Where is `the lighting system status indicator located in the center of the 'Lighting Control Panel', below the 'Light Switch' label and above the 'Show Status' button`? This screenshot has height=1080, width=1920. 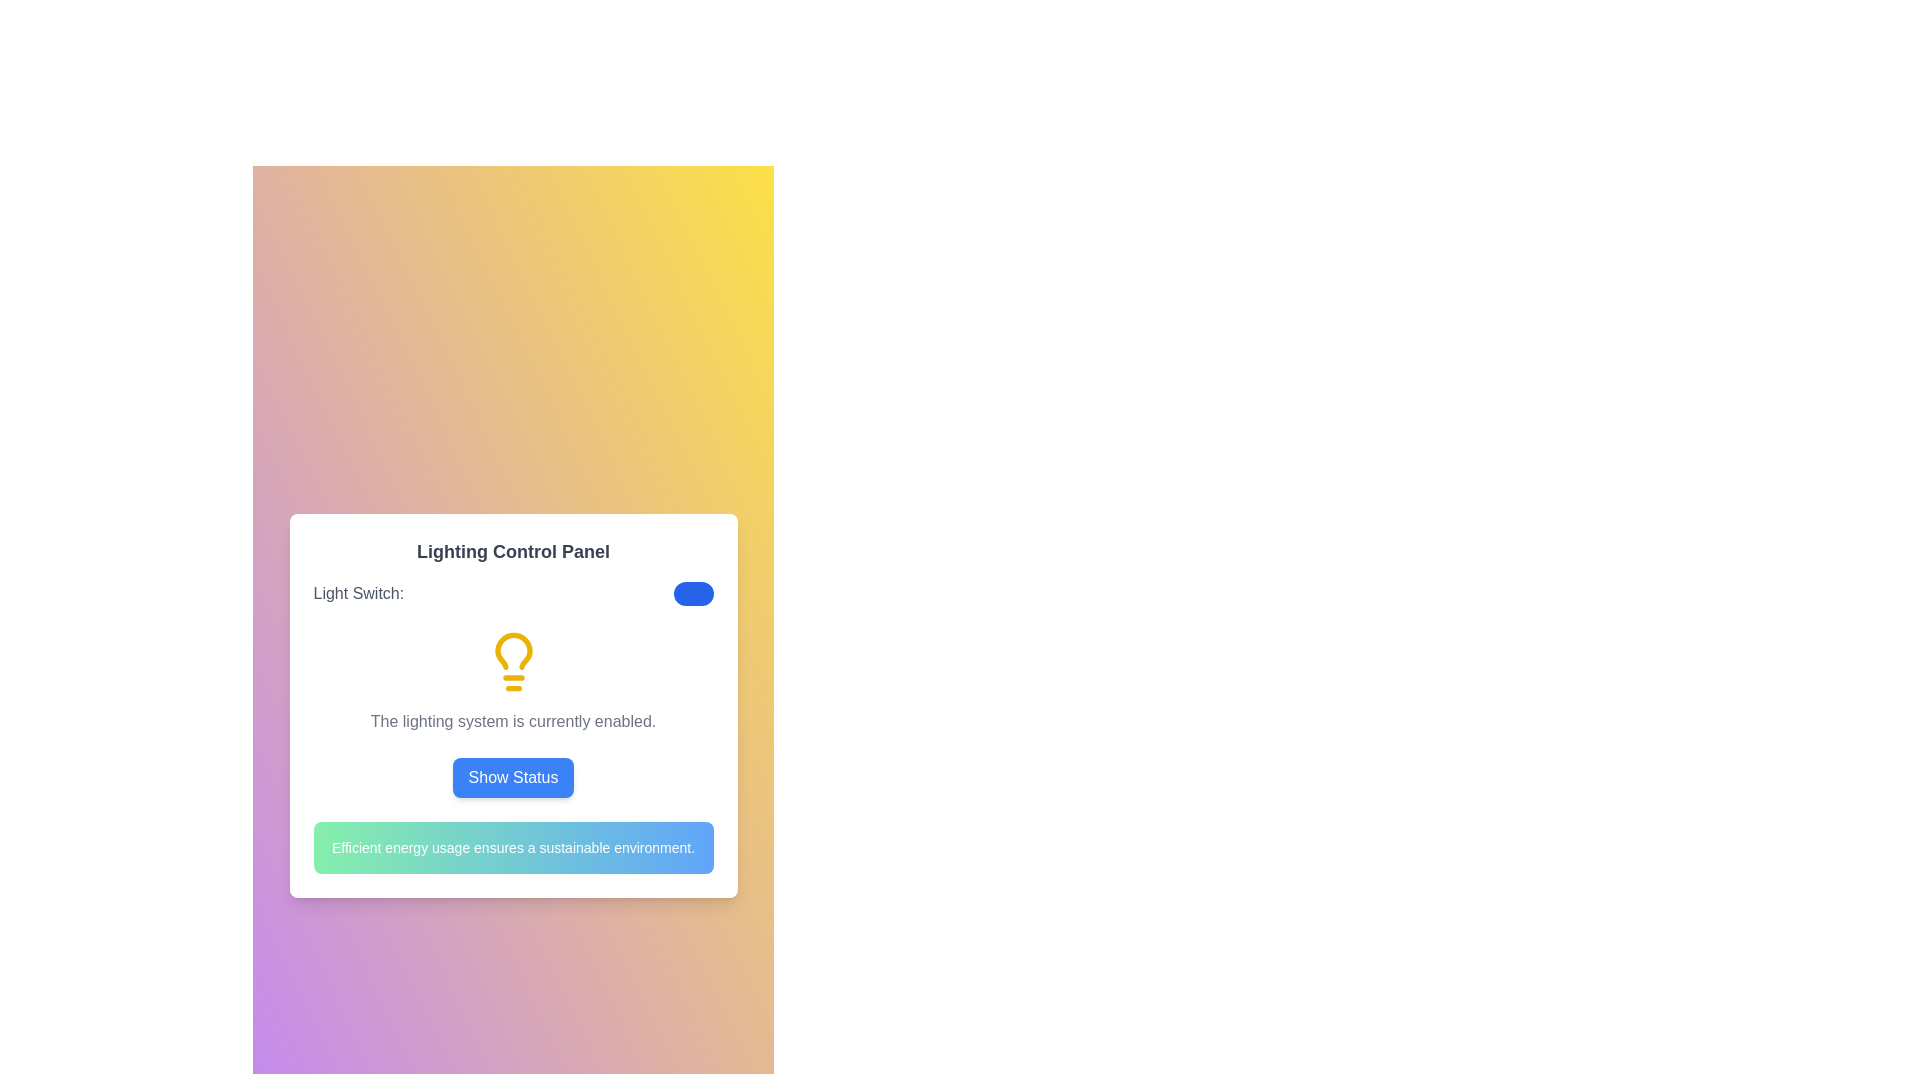 the lighting system status indicator located in the center of the 'Lighting Control Panel', below the 'Light Switch' label and above the 'Show Status' button is located at coordinates (513, 681).